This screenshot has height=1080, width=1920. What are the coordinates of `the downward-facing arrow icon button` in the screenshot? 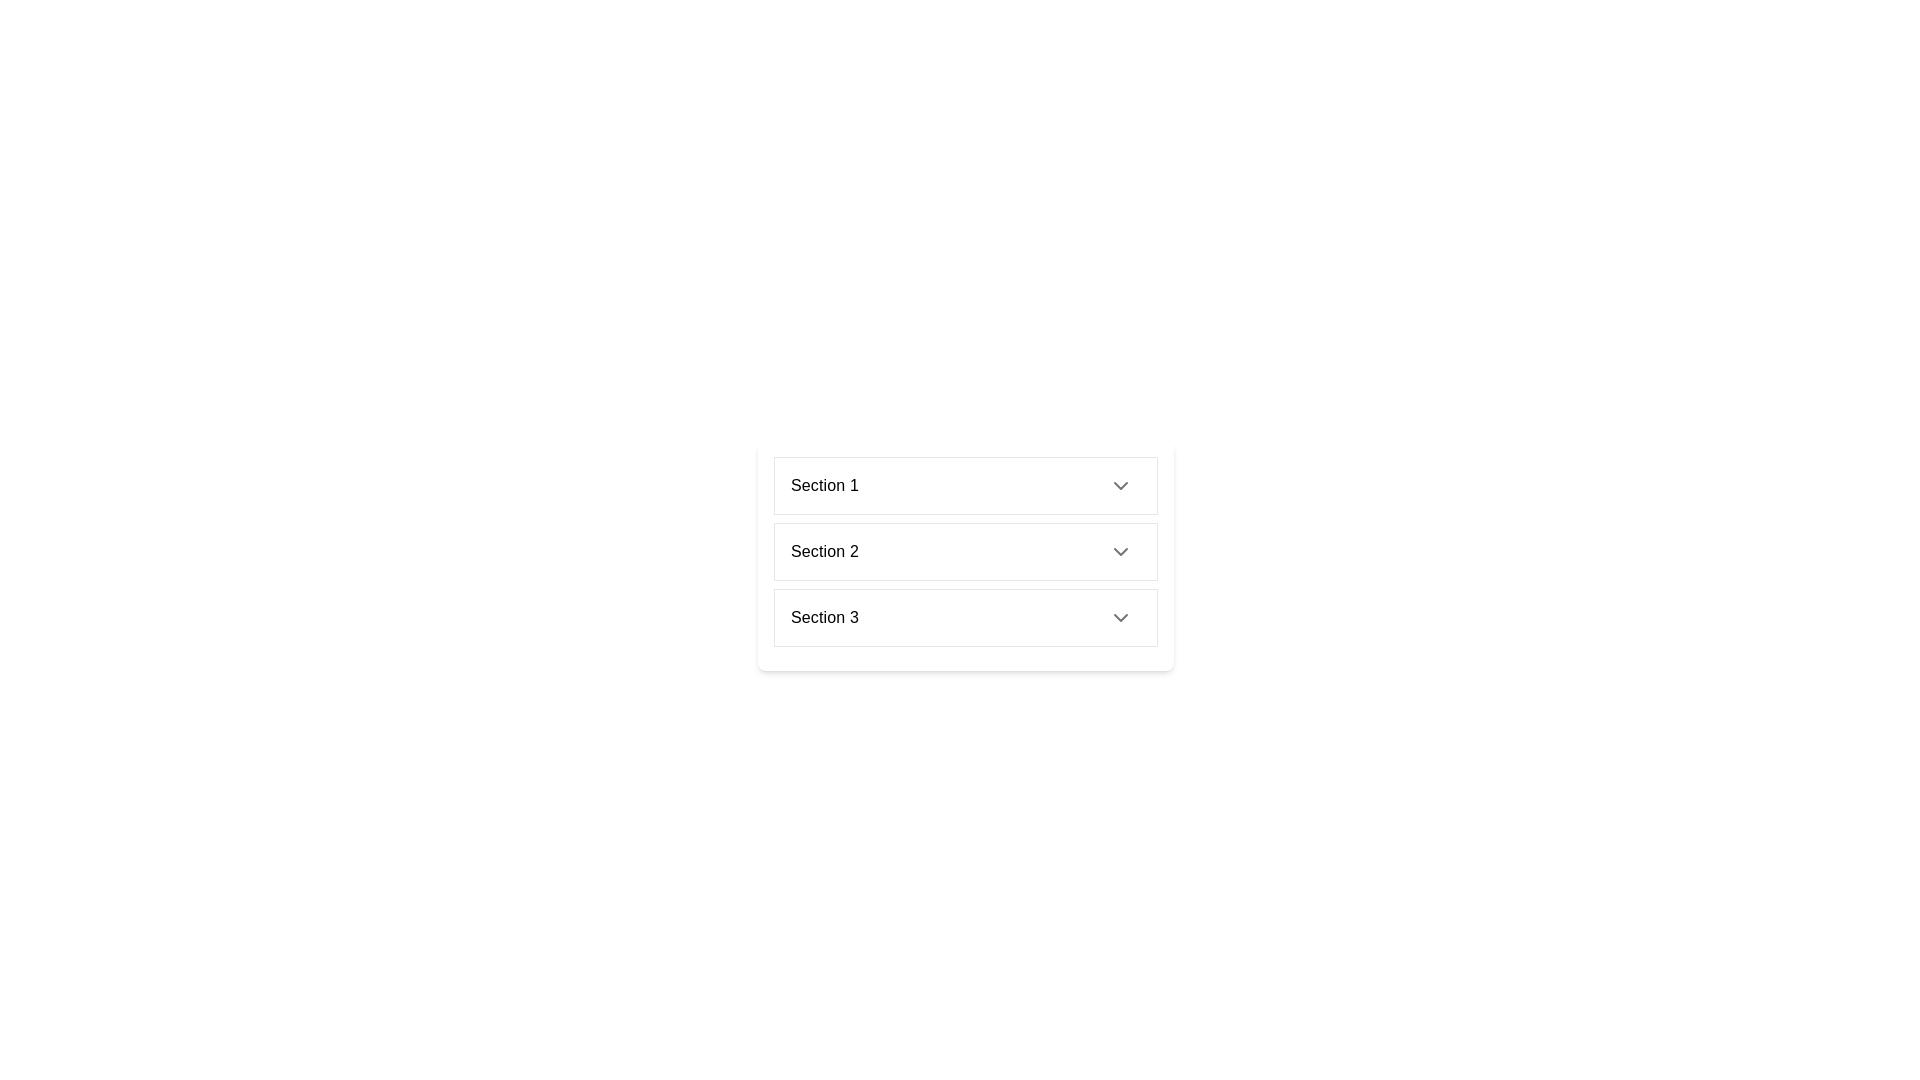 It's located at (1121, 551).